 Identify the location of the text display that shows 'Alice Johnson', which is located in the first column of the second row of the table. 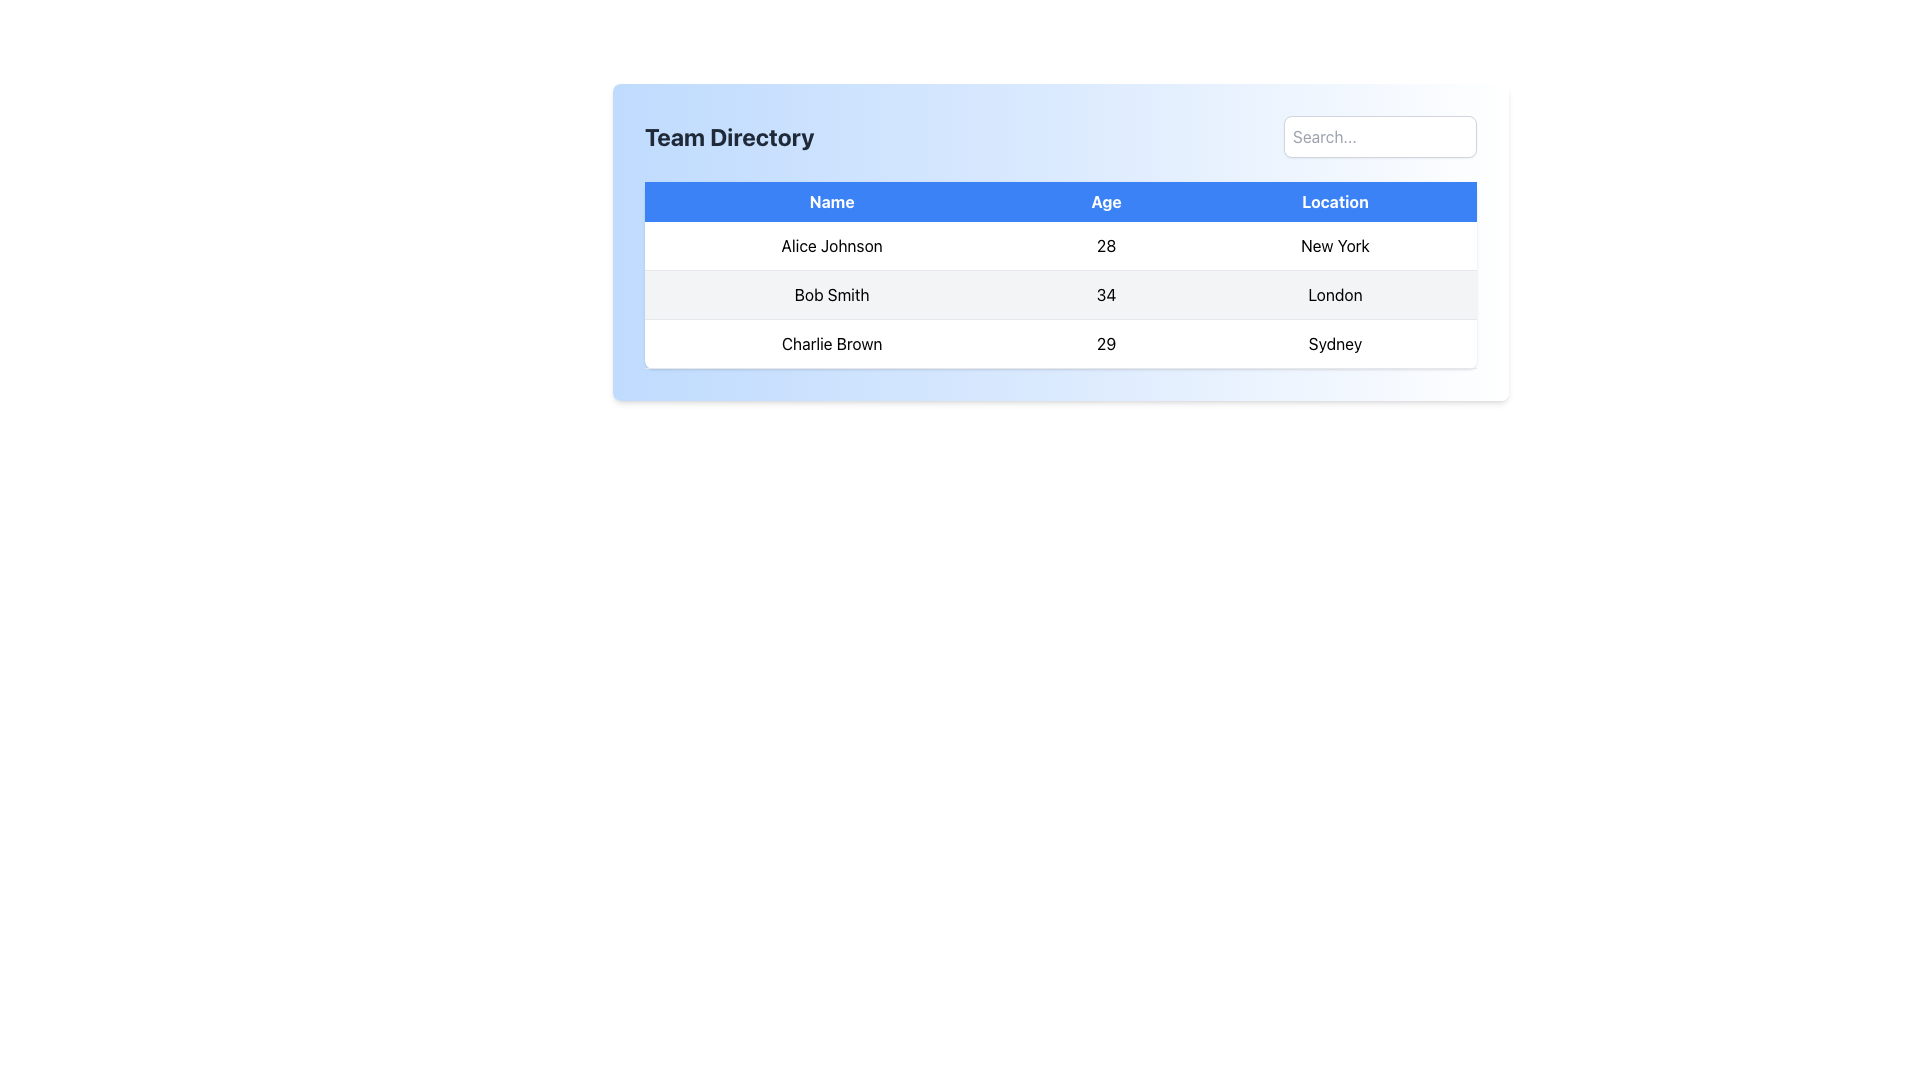
(831, 245).